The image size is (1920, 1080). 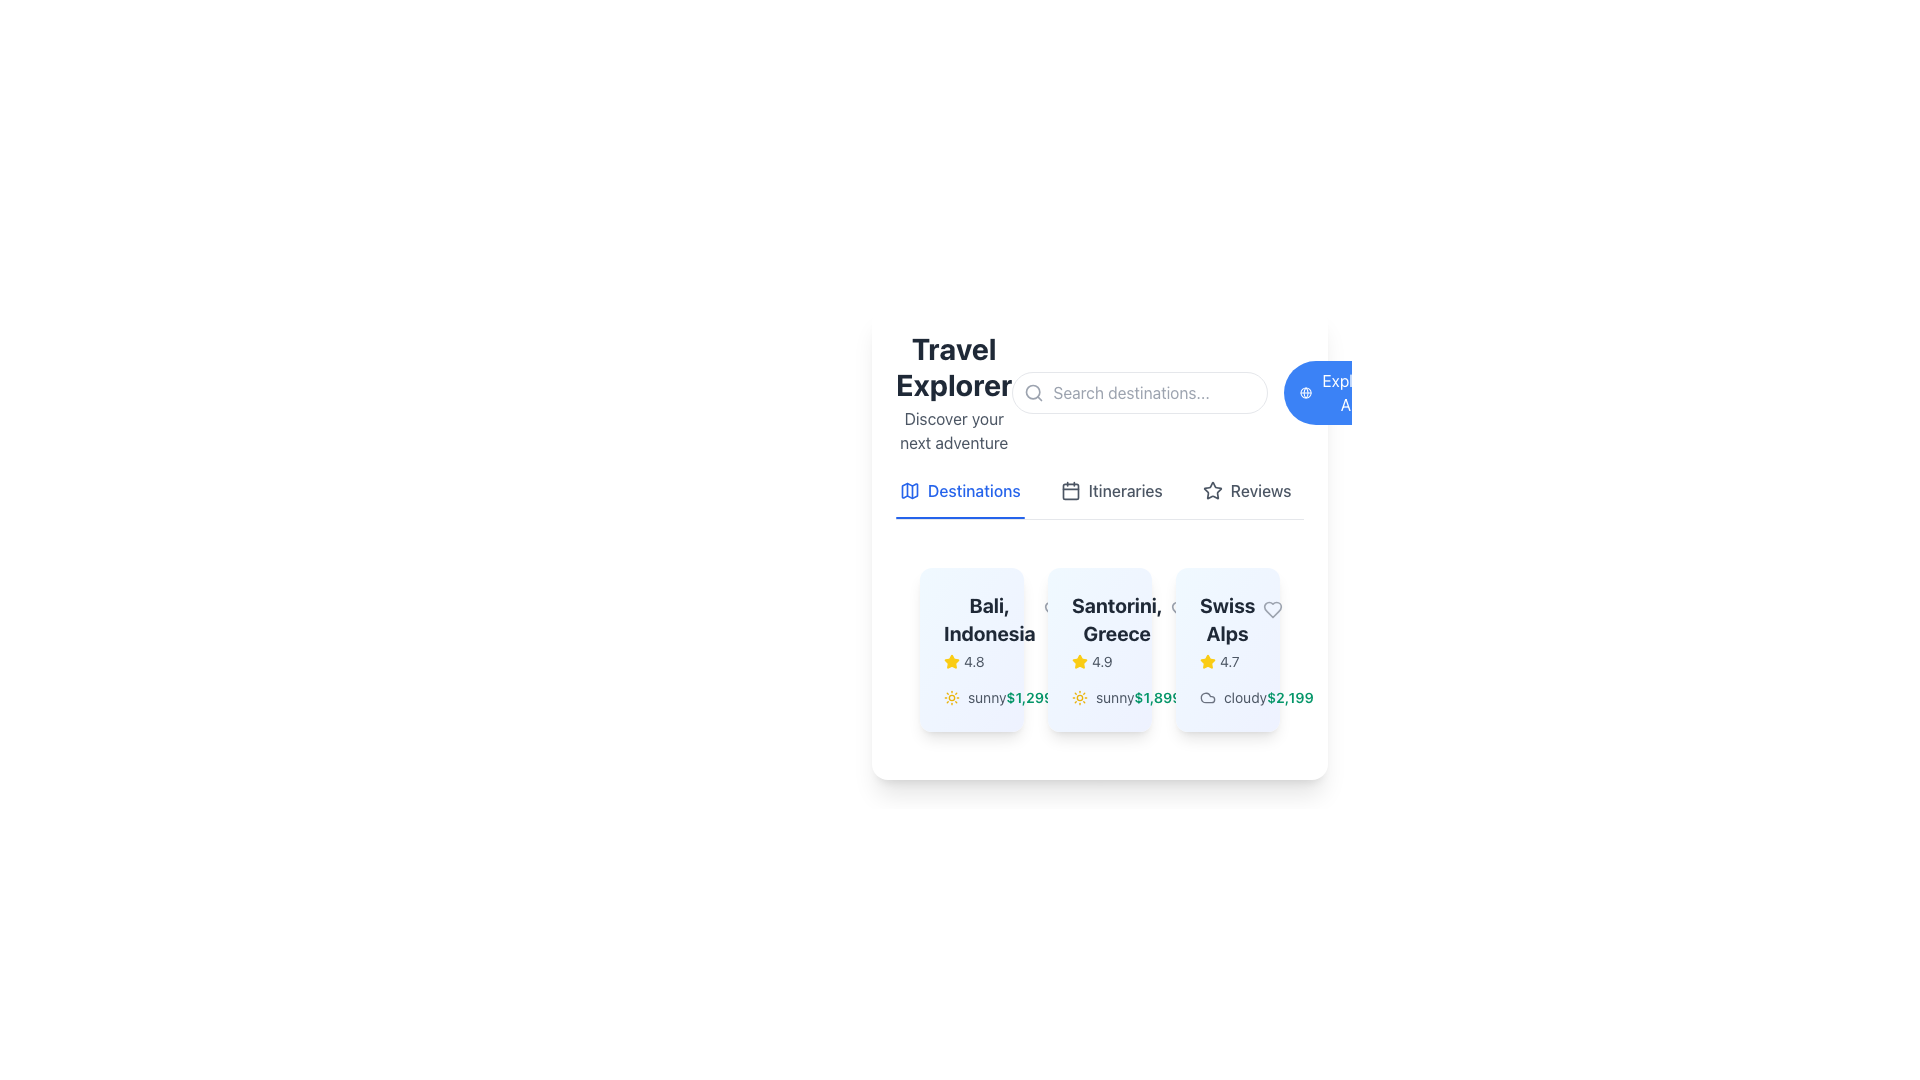 I want to click on the star icon representing the rating for 'Santorini, Greece' to interact with the rating, so click(x=1079, y=662).